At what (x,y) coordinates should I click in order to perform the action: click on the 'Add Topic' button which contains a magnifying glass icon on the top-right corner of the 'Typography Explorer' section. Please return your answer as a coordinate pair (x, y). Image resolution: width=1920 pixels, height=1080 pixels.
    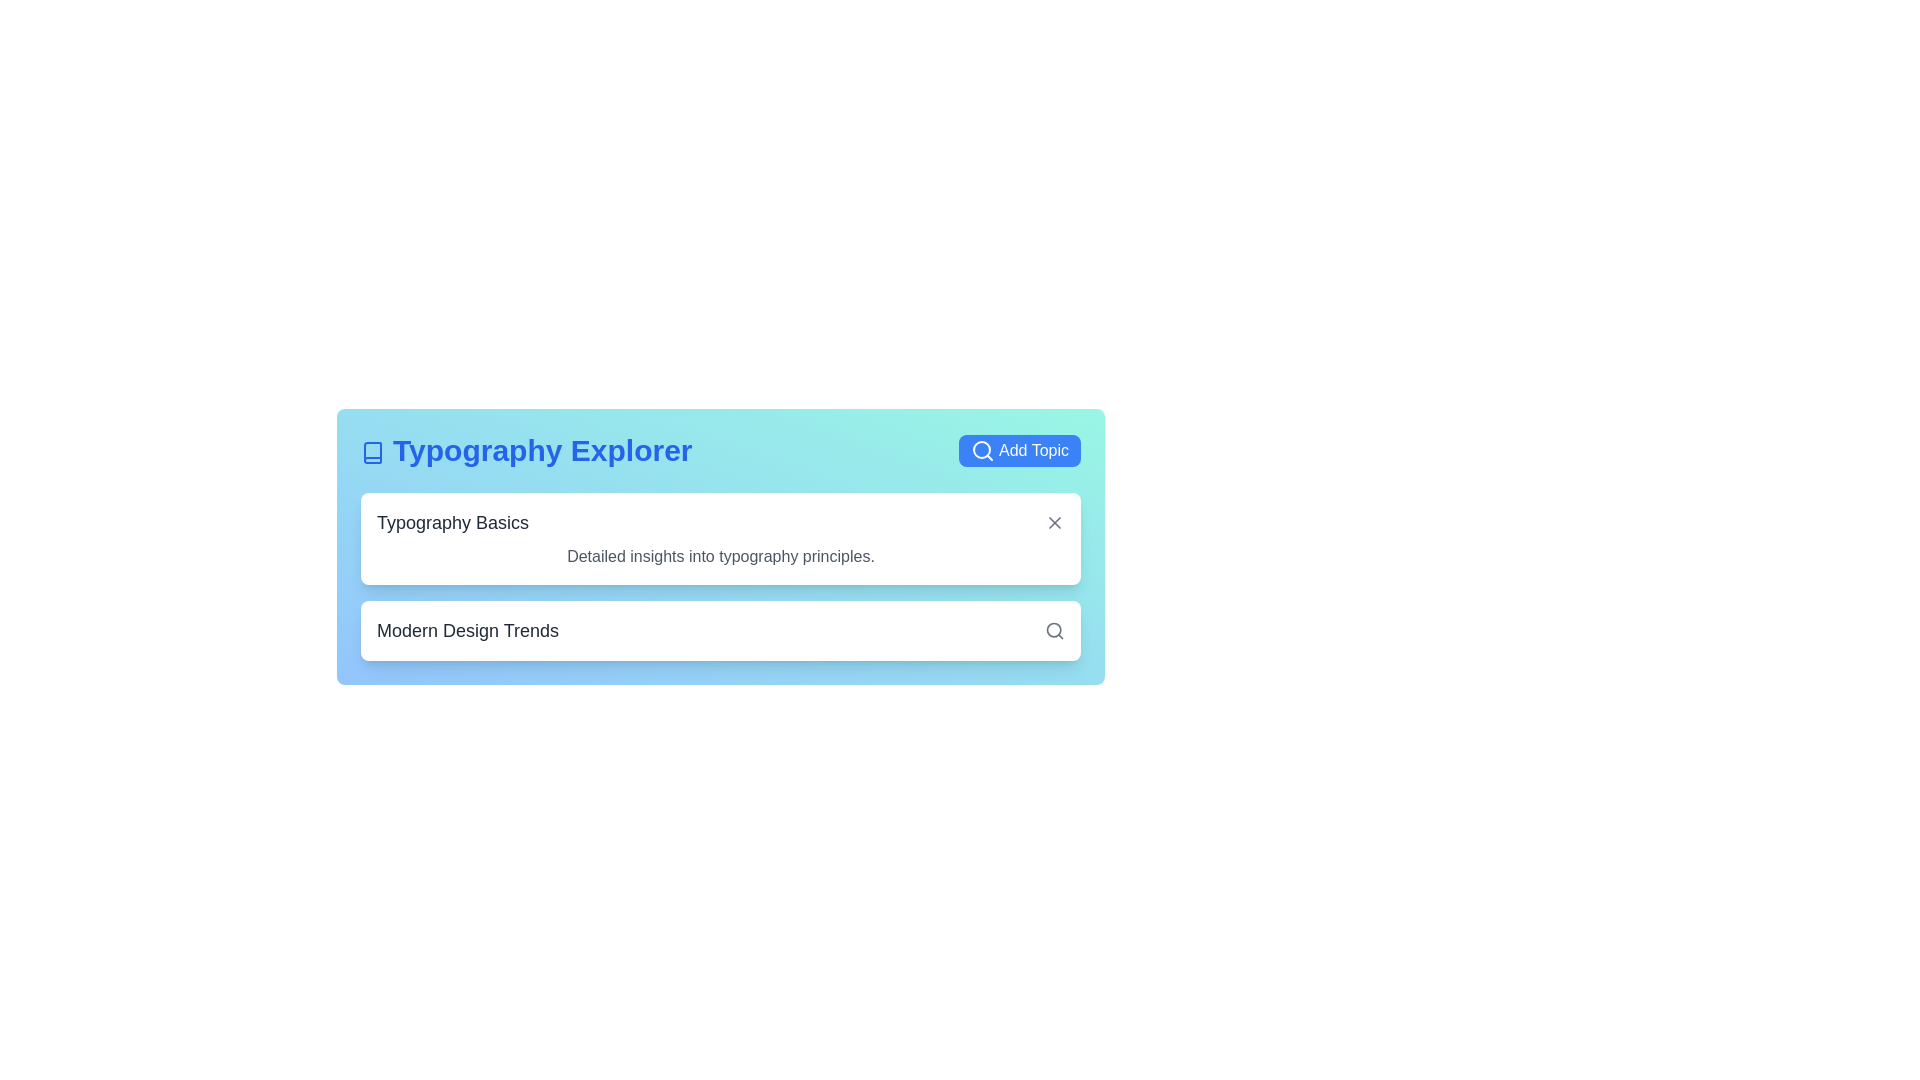
    Looking at the image, I should click on (983, 451).